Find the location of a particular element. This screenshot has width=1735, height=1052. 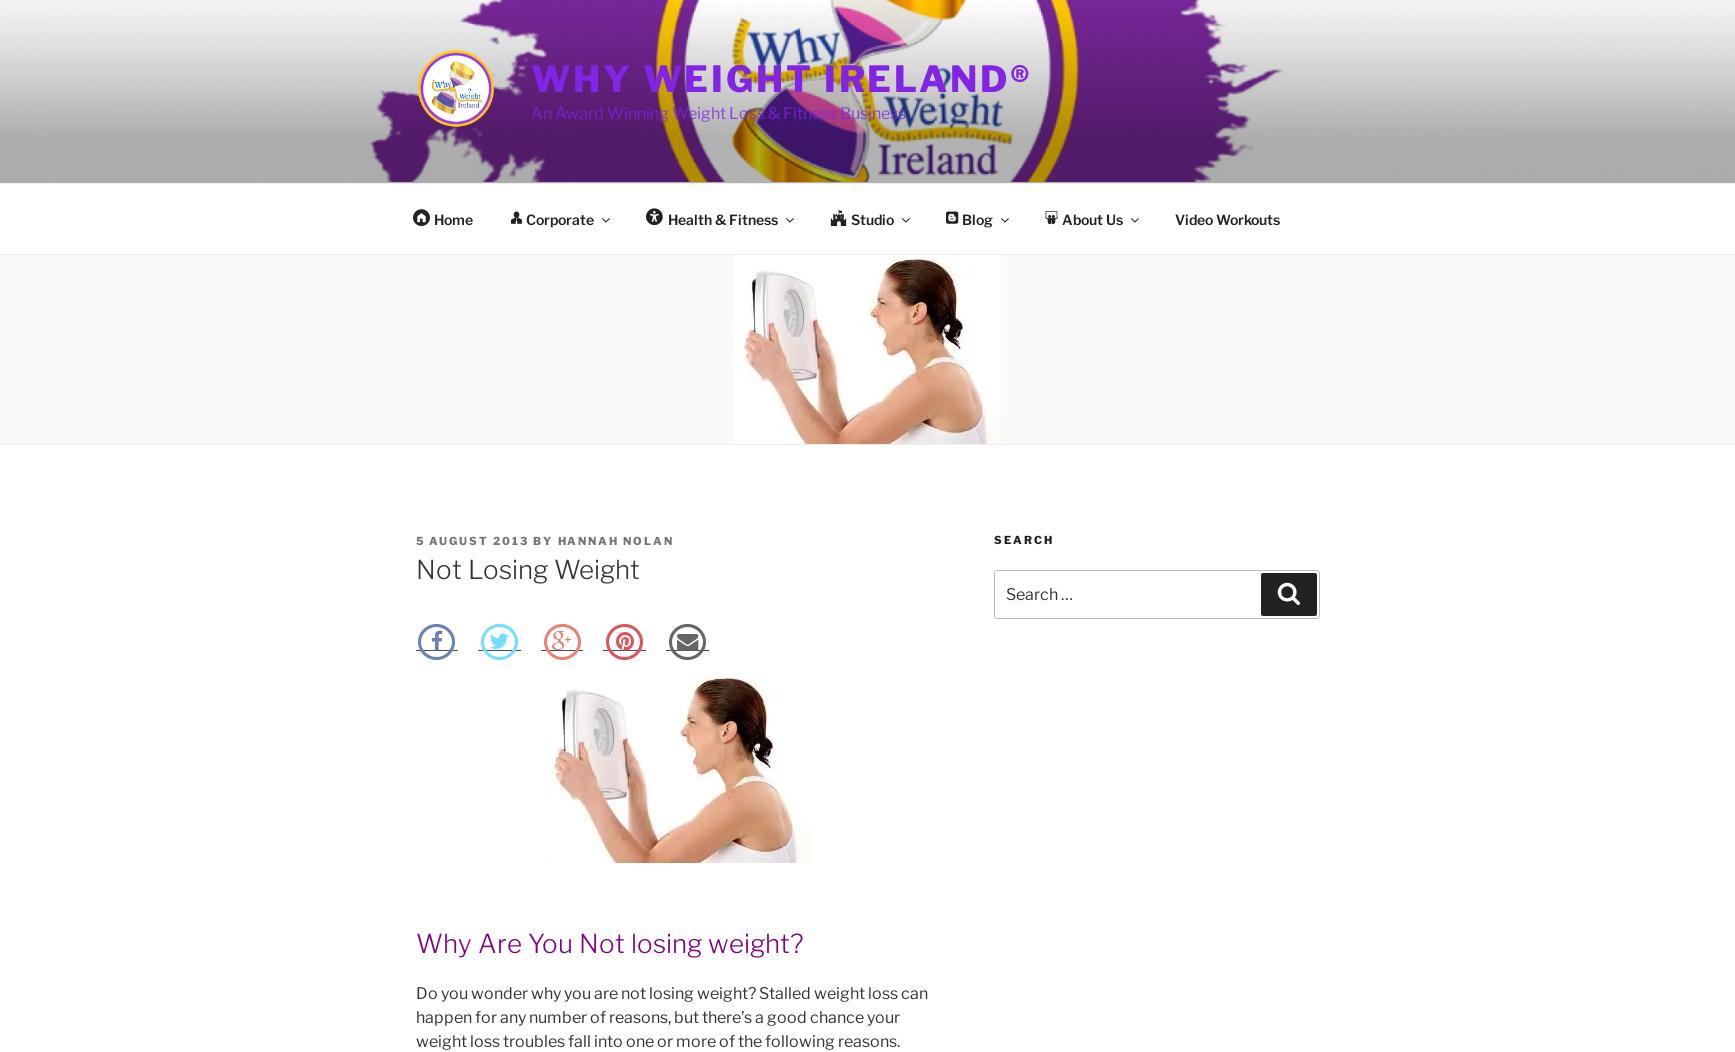

'Not Losing Weight' is located at coordinates (526, 569).